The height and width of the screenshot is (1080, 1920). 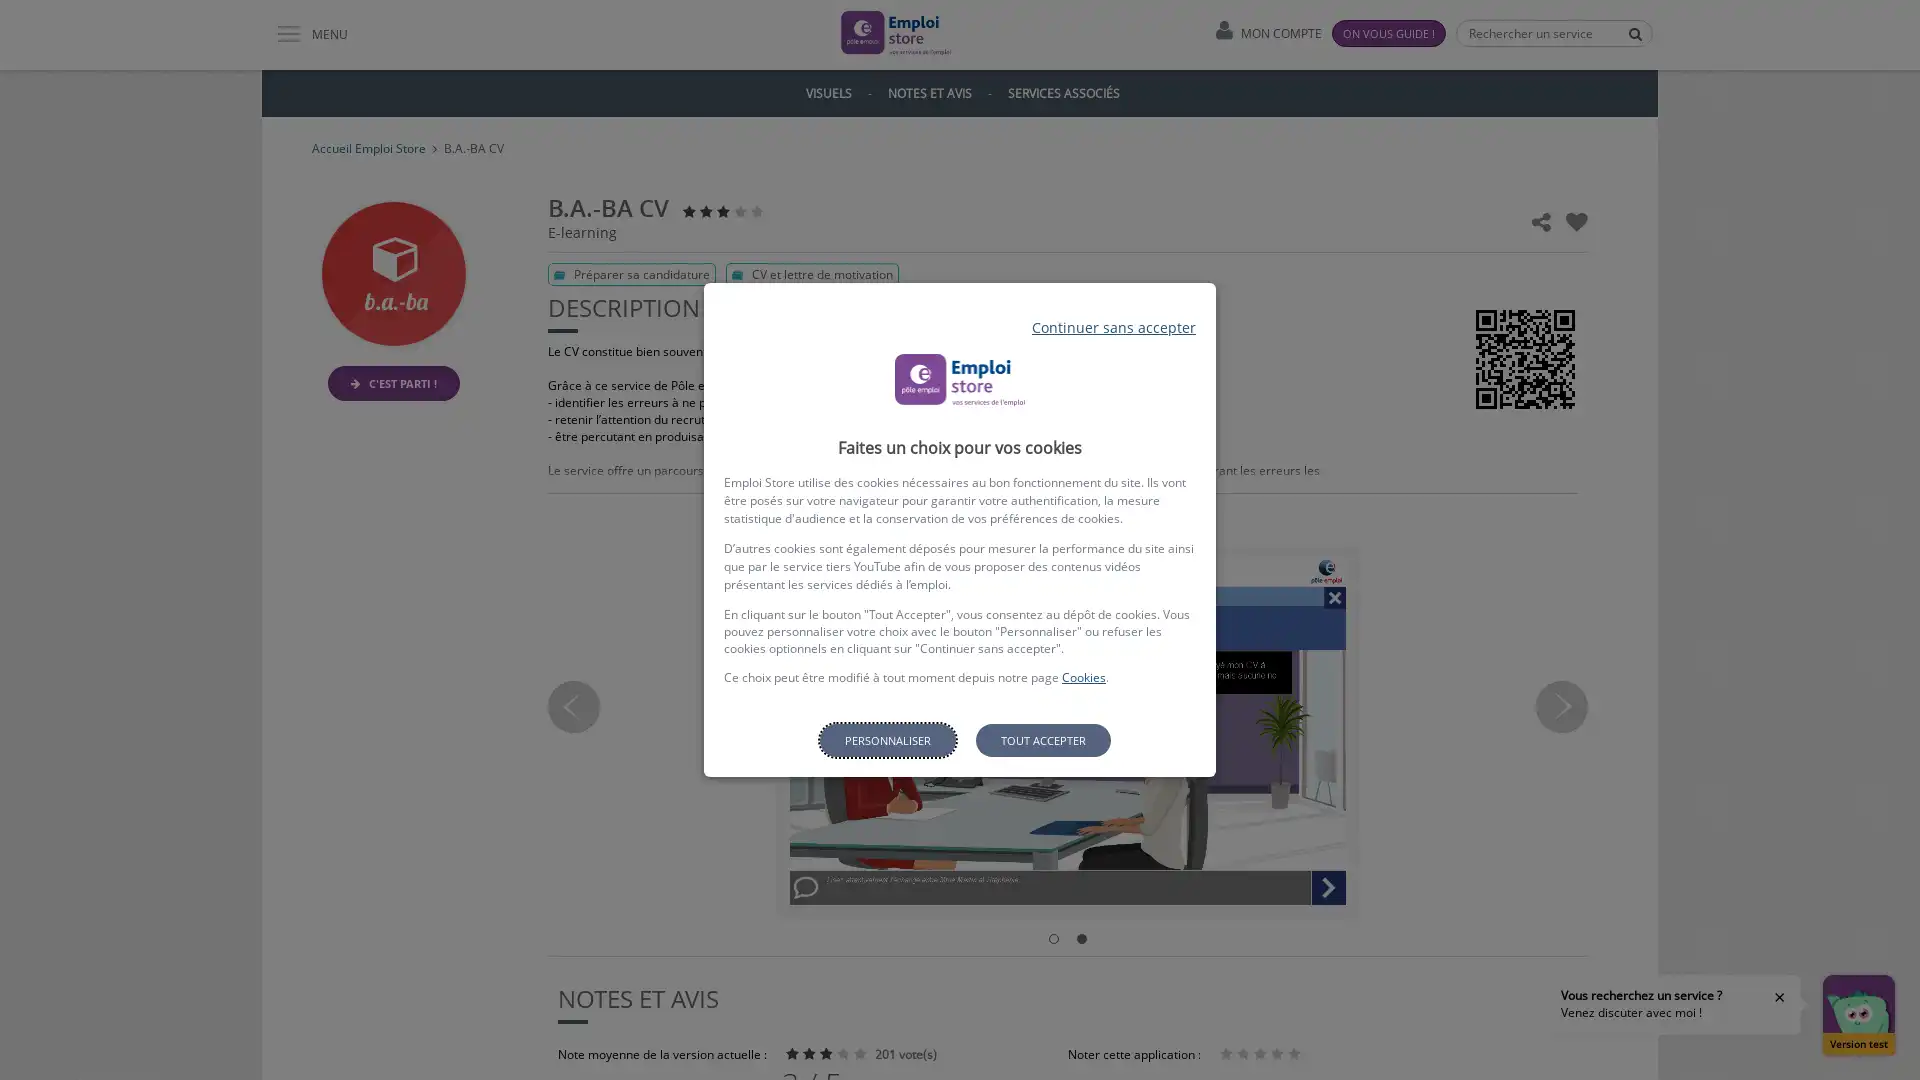 What do you see at coordinates (1857, 1014) in the screenshot?
I see `Ouvrir la fenetre de discussion Version test` at bounding box center [1857, 1014].